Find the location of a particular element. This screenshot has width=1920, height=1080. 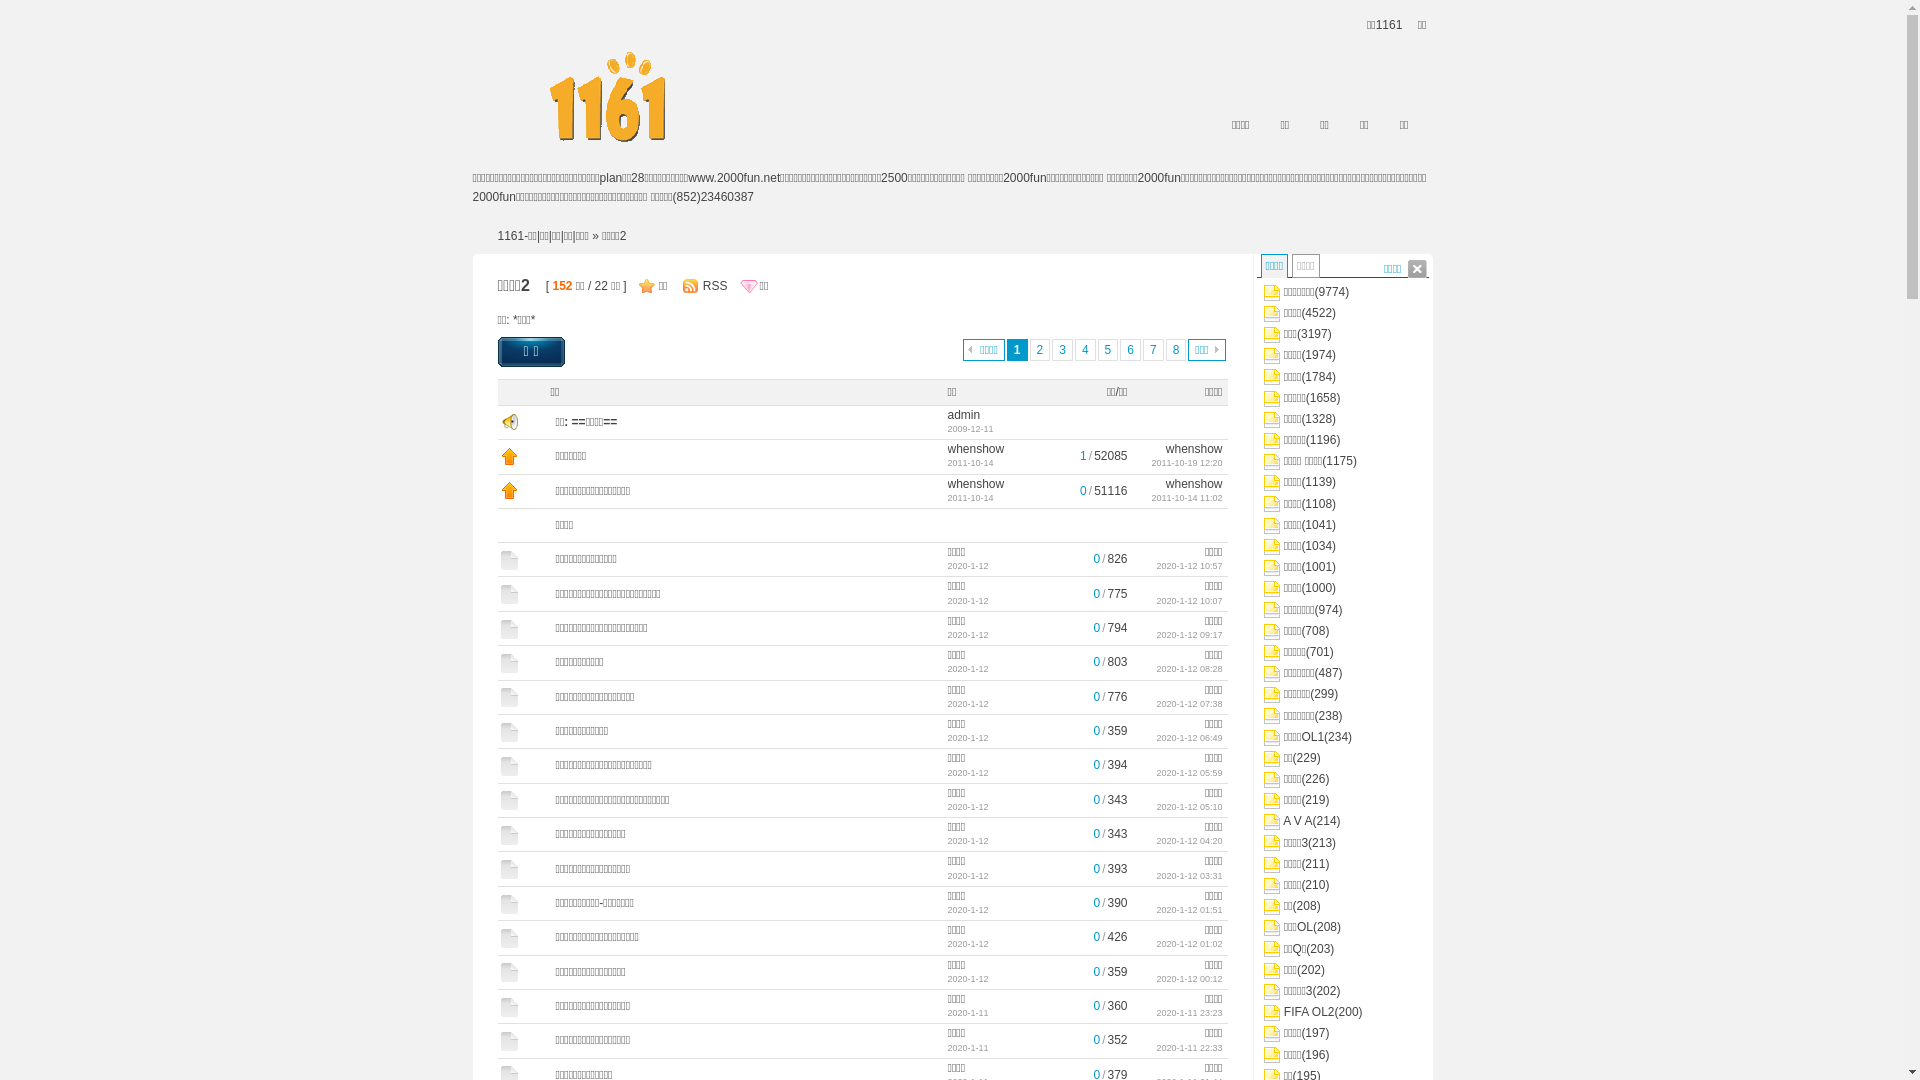

'3' is located at coordinates (1050, 349).